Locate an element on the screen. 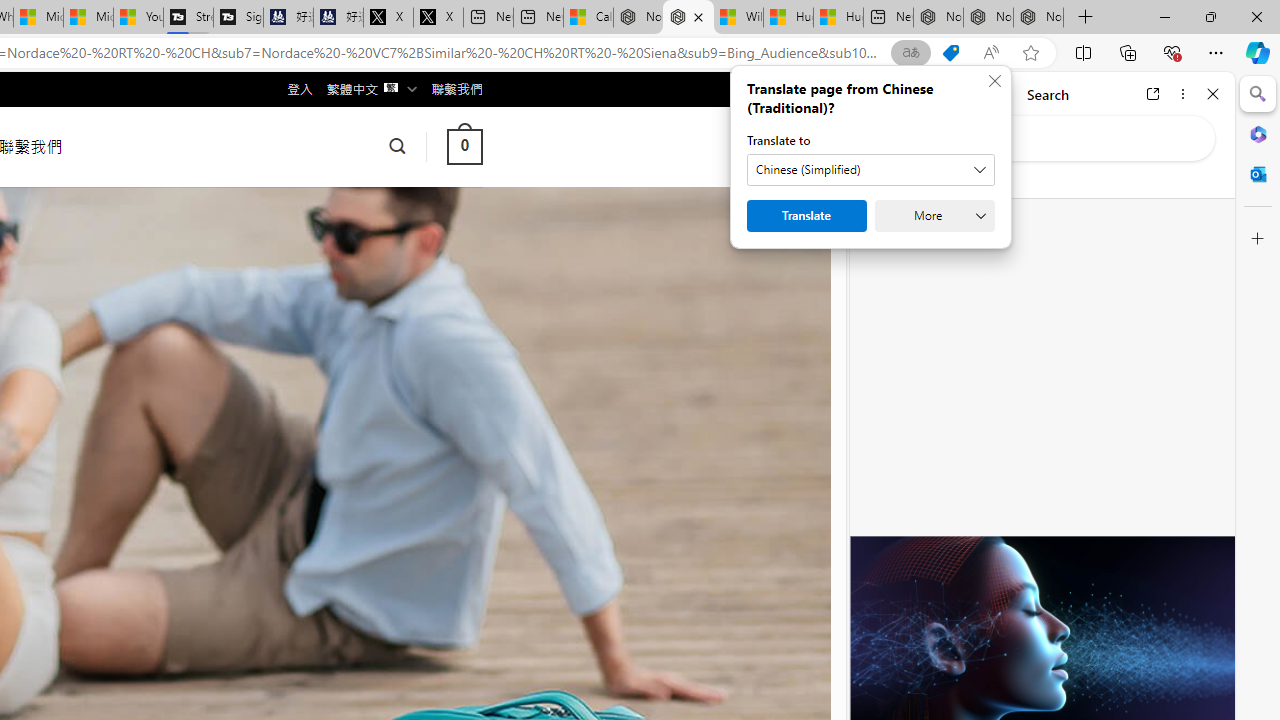 This screenshot has width=1280, height=720. 'More options' is located at coordinates (1182, 93).